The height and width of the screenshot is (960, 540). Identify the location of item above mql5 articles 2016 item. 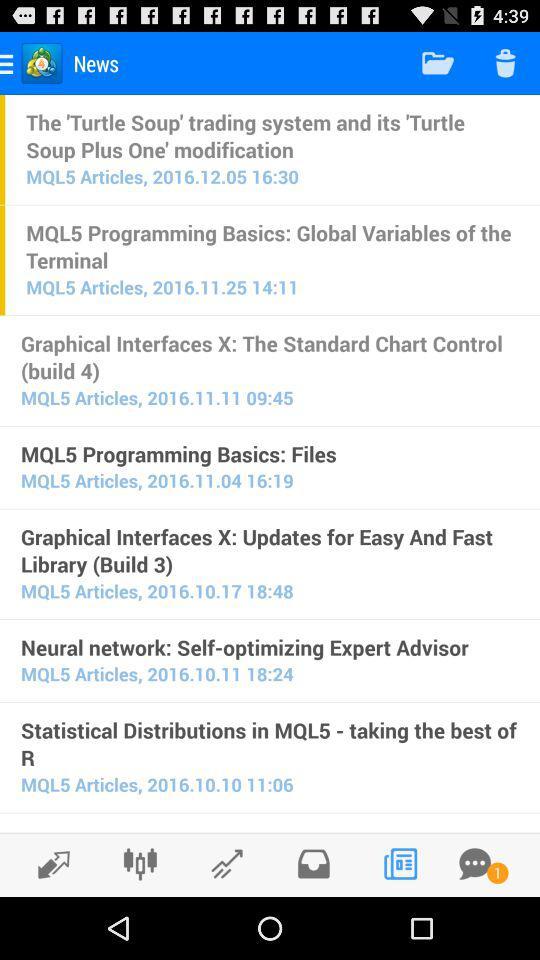
(271, 134).